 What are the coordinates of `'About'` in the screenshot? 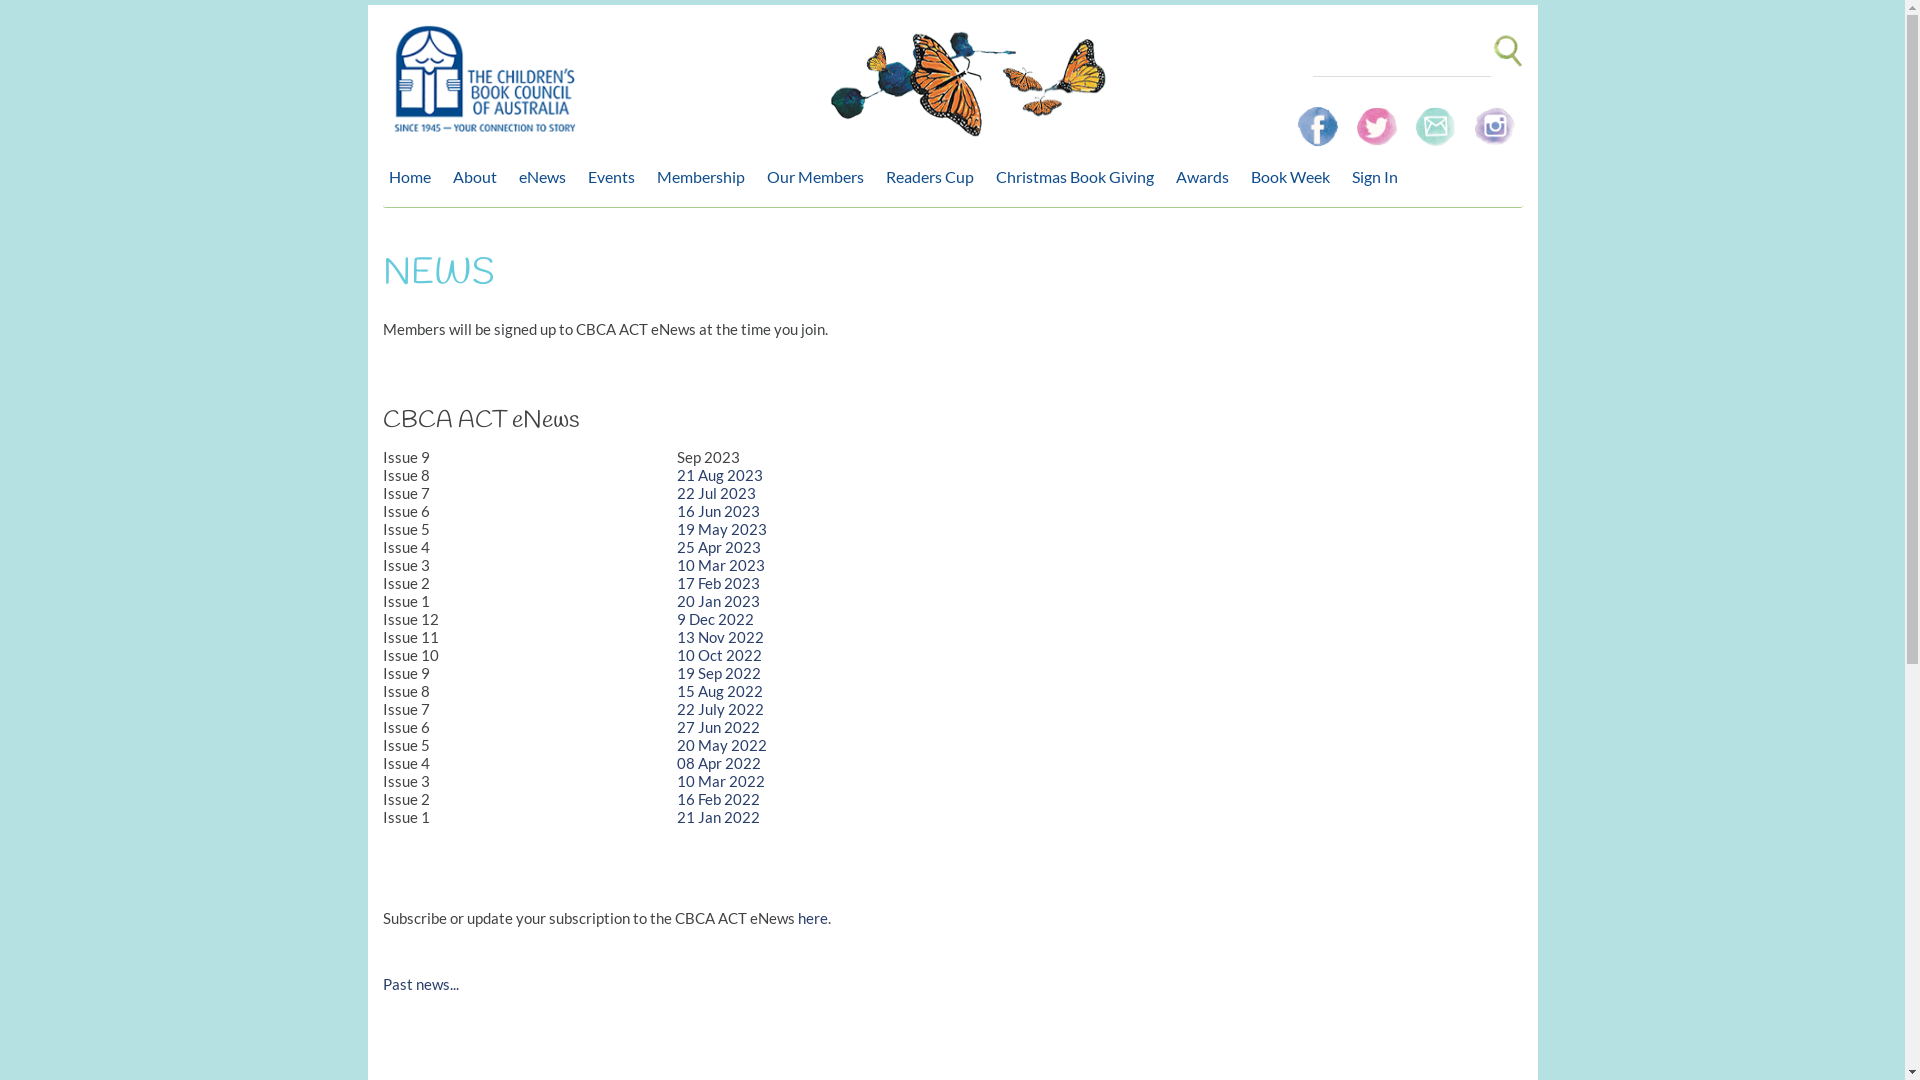 It's located at (478, 176).